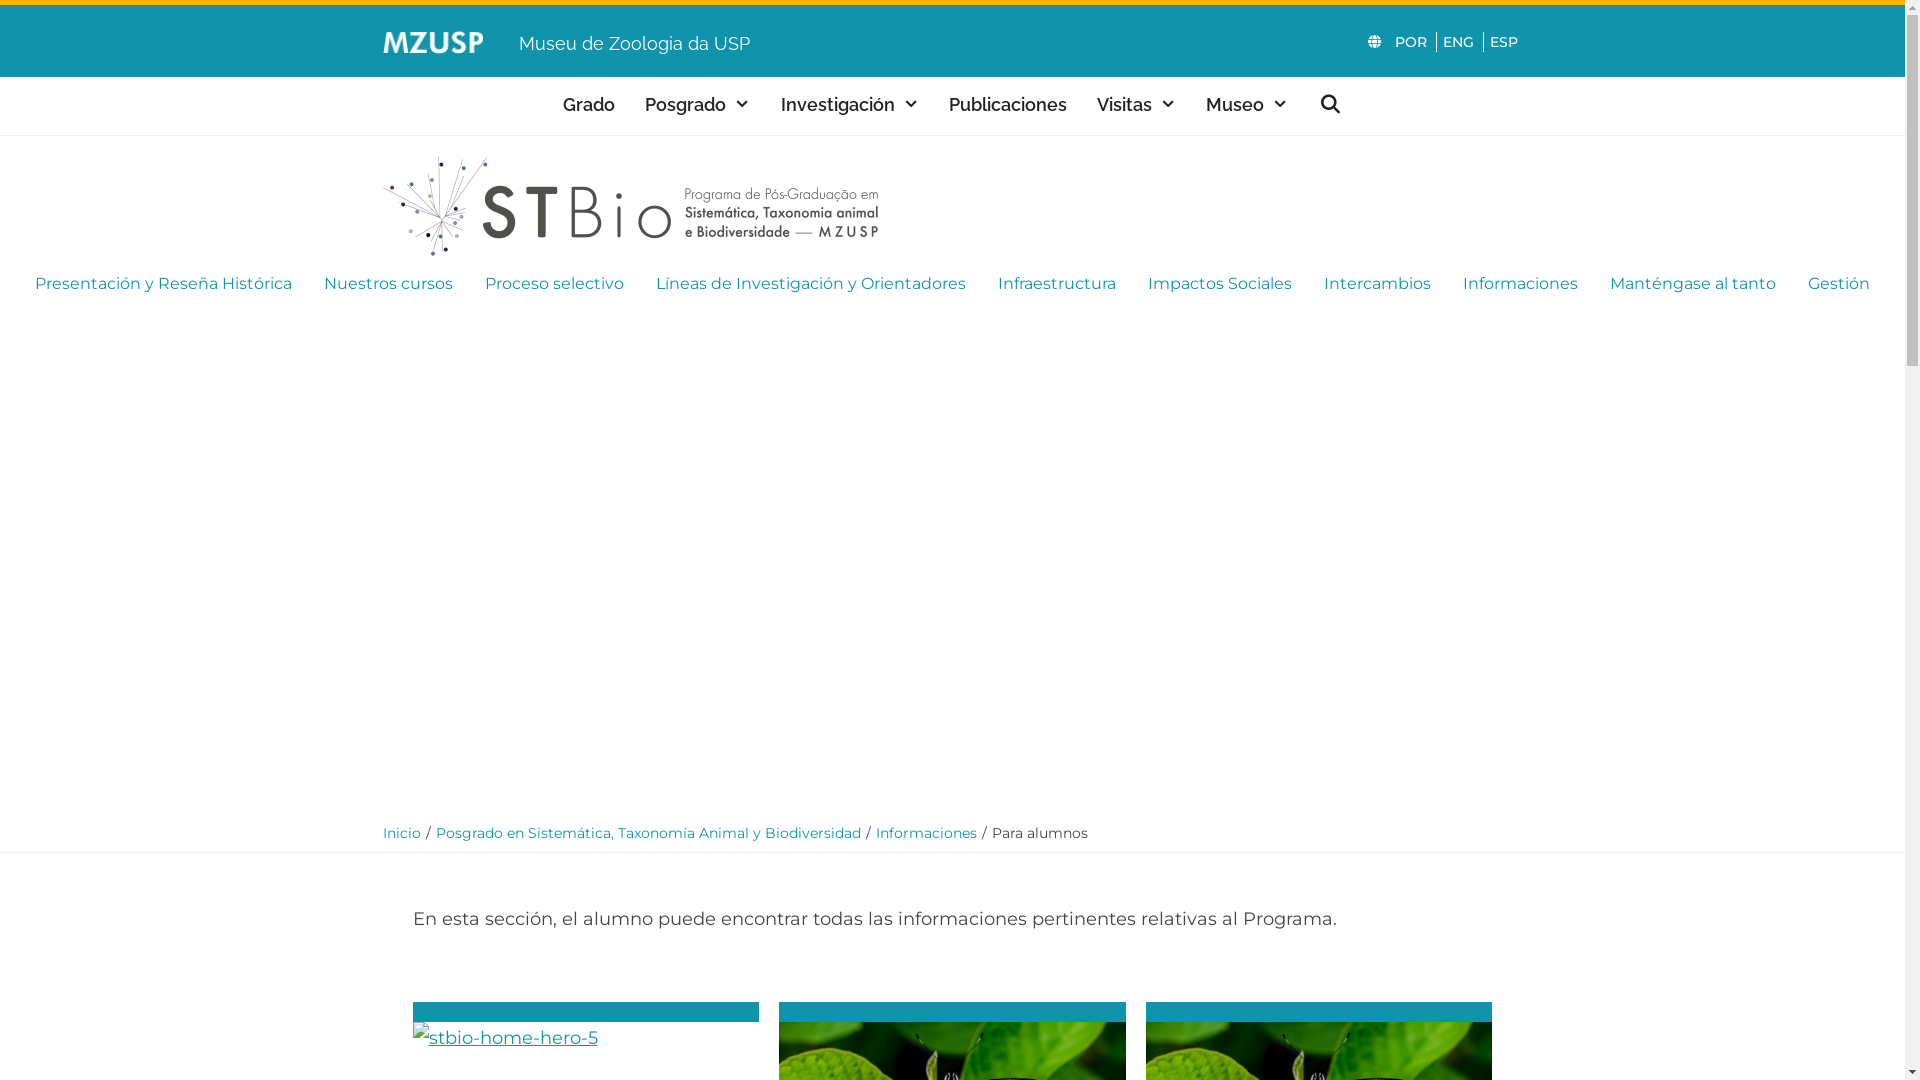  Describe the element at coordinates (1055, 284) in the screenshot. I see `'Infraestructura'` at that location.